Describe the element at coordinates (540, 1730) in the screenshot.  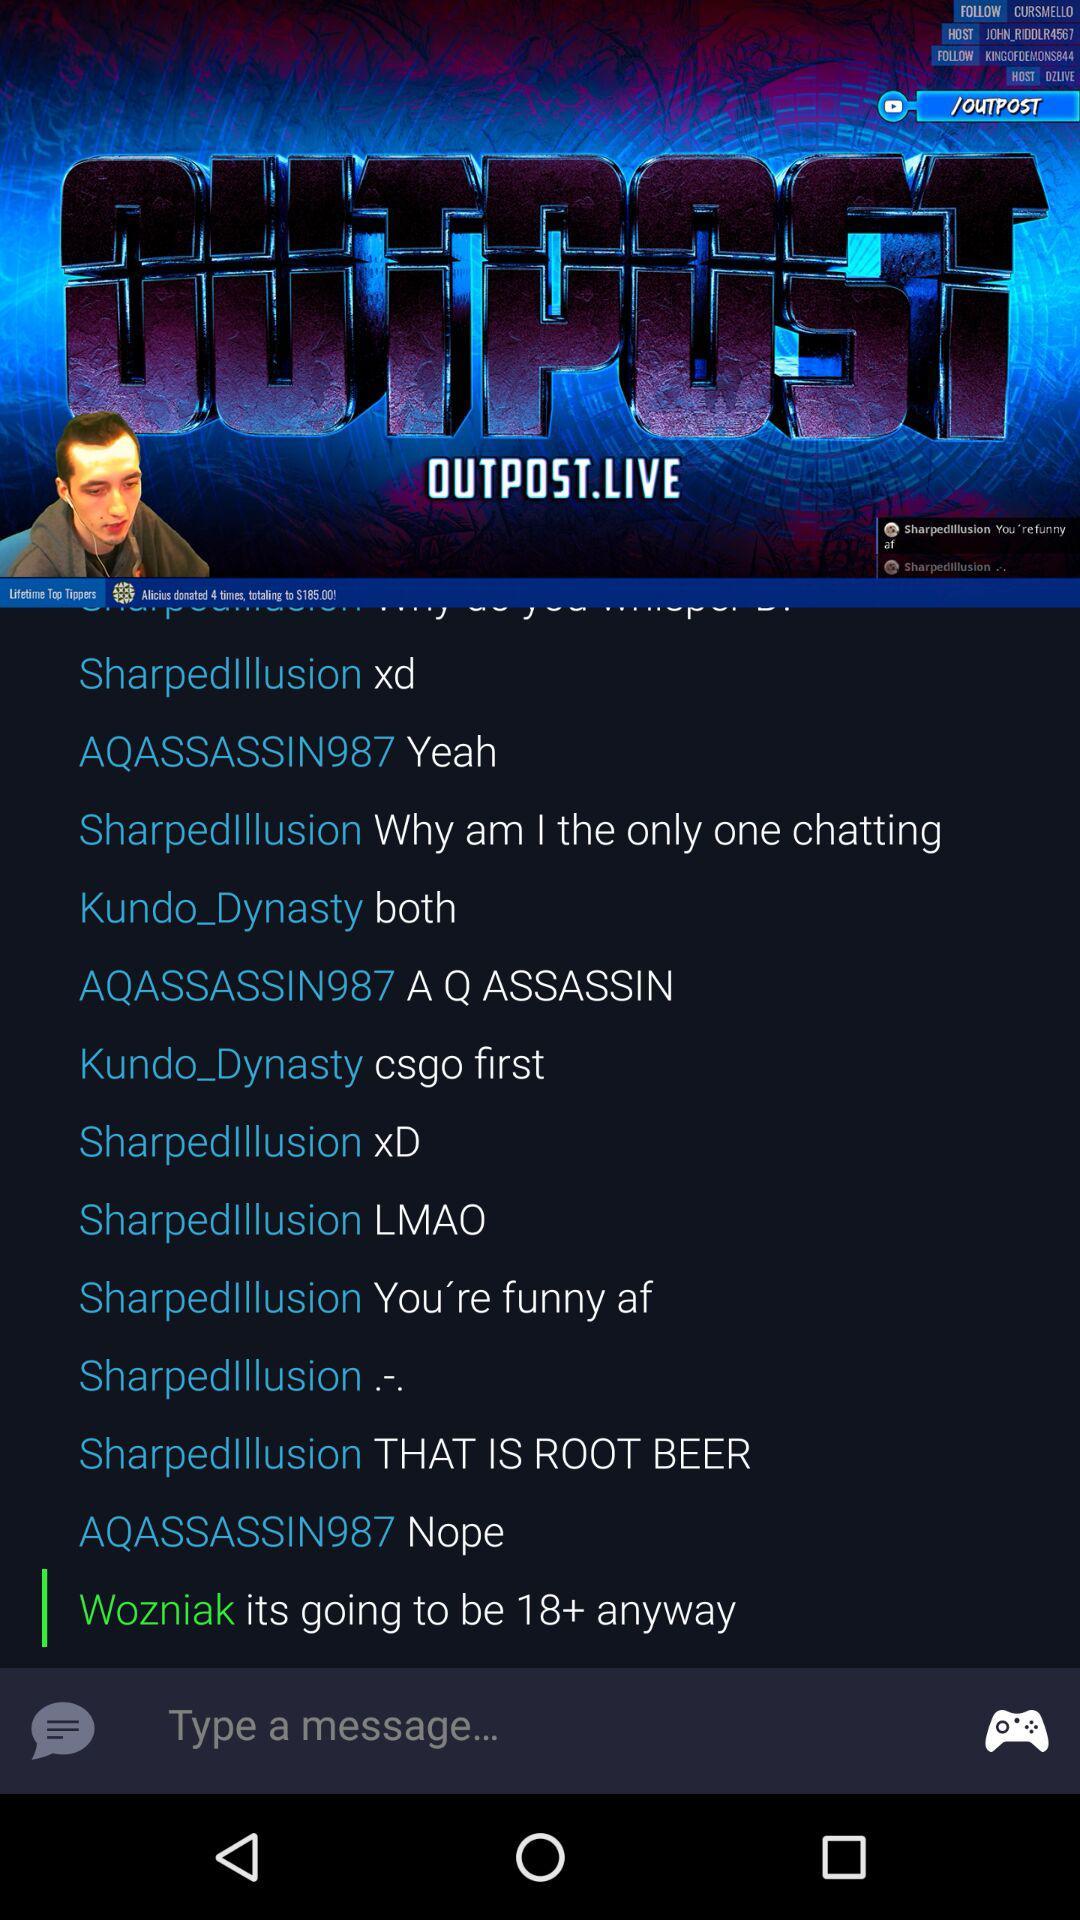
I see `message box` at that location.